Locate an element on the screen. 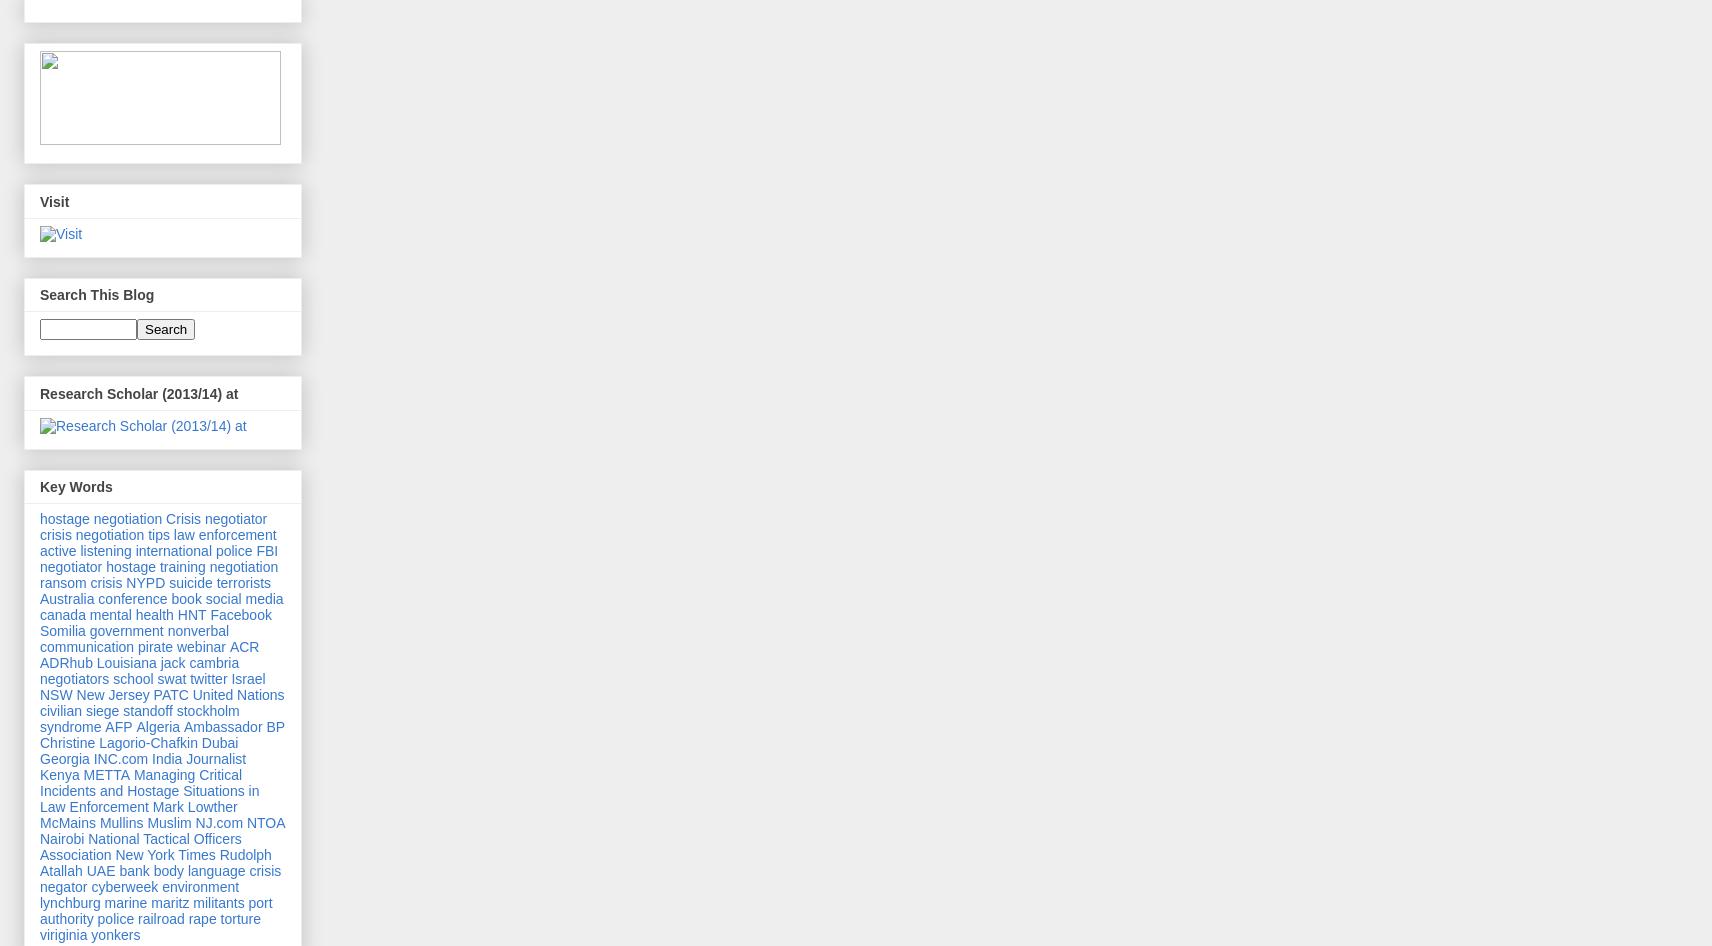  'Christine Lagorio-Chafkin' is located at coordinates (117, 741).